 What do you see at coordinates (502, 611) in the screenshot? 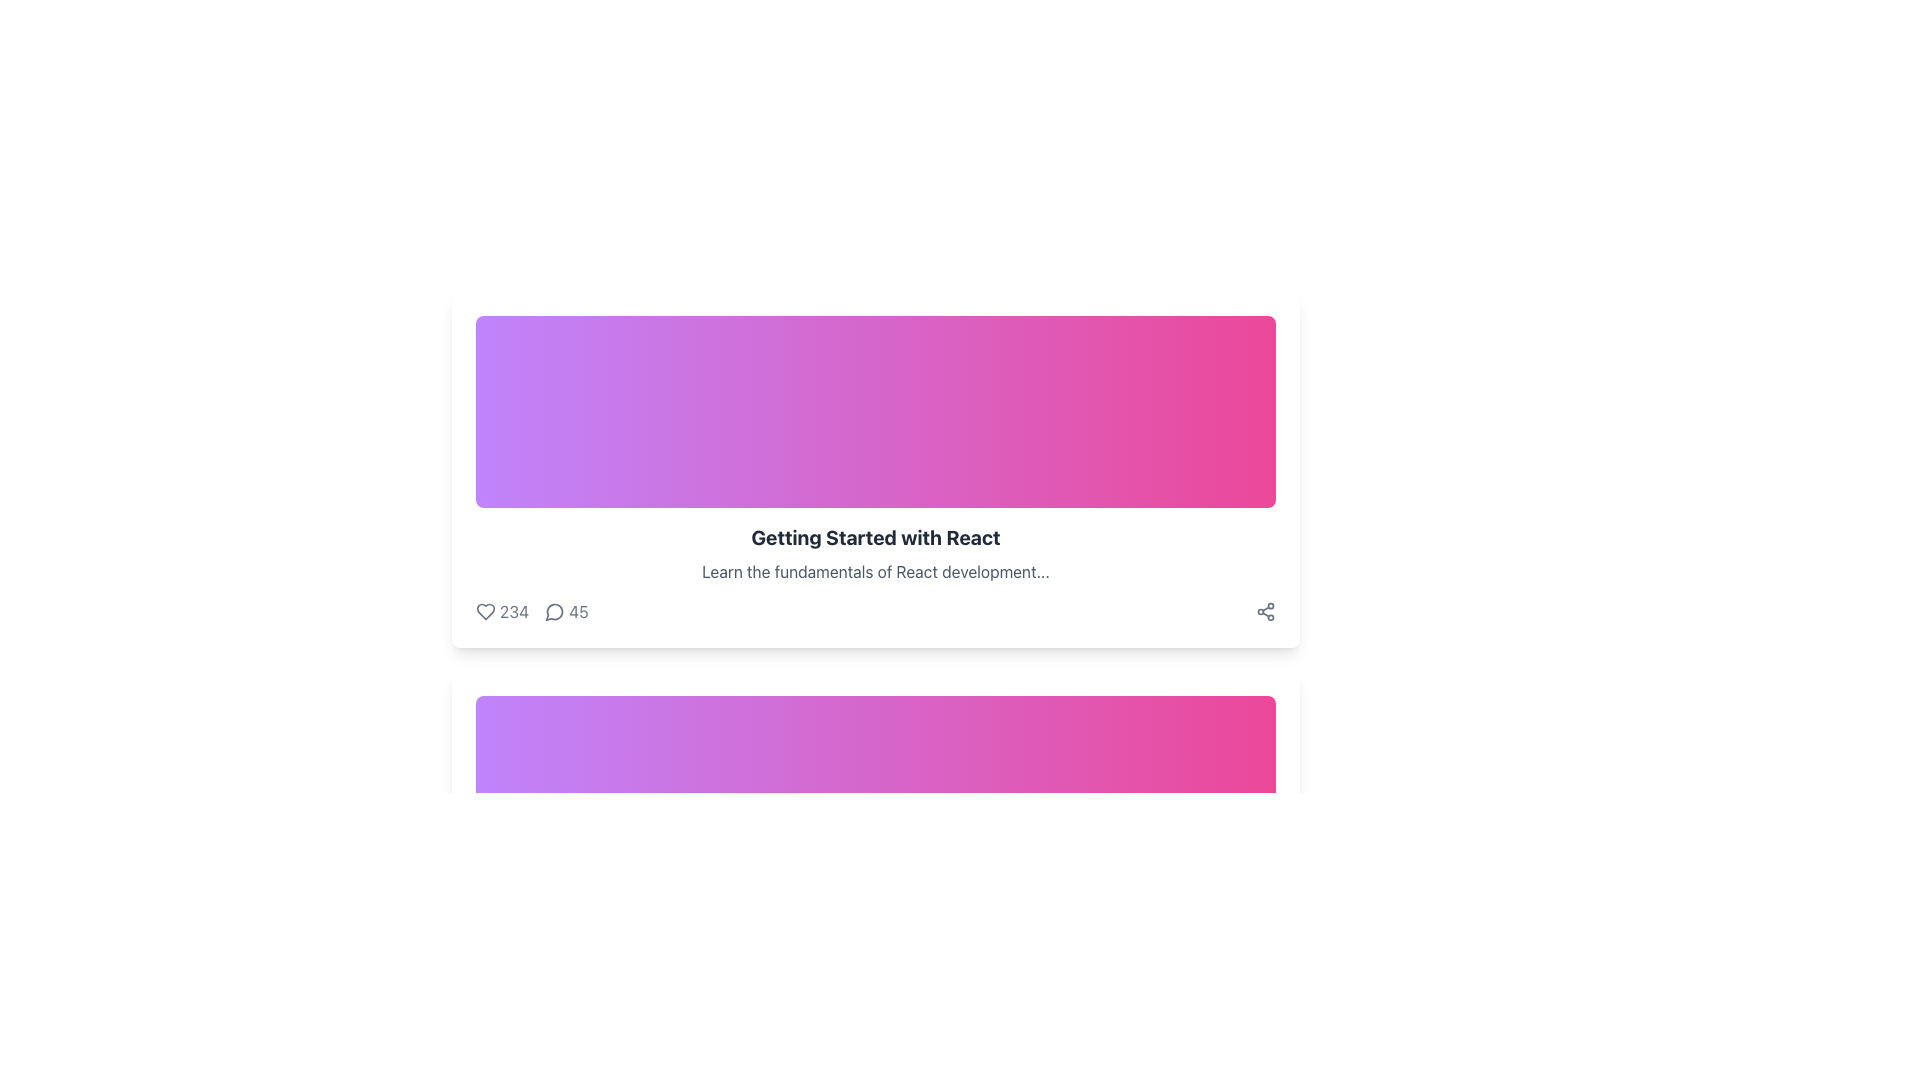
I see `the interactive UI element that indicates appreciation or liking for content, located at the bottom-left segment of the card interface` at bounding box center [502, 611].